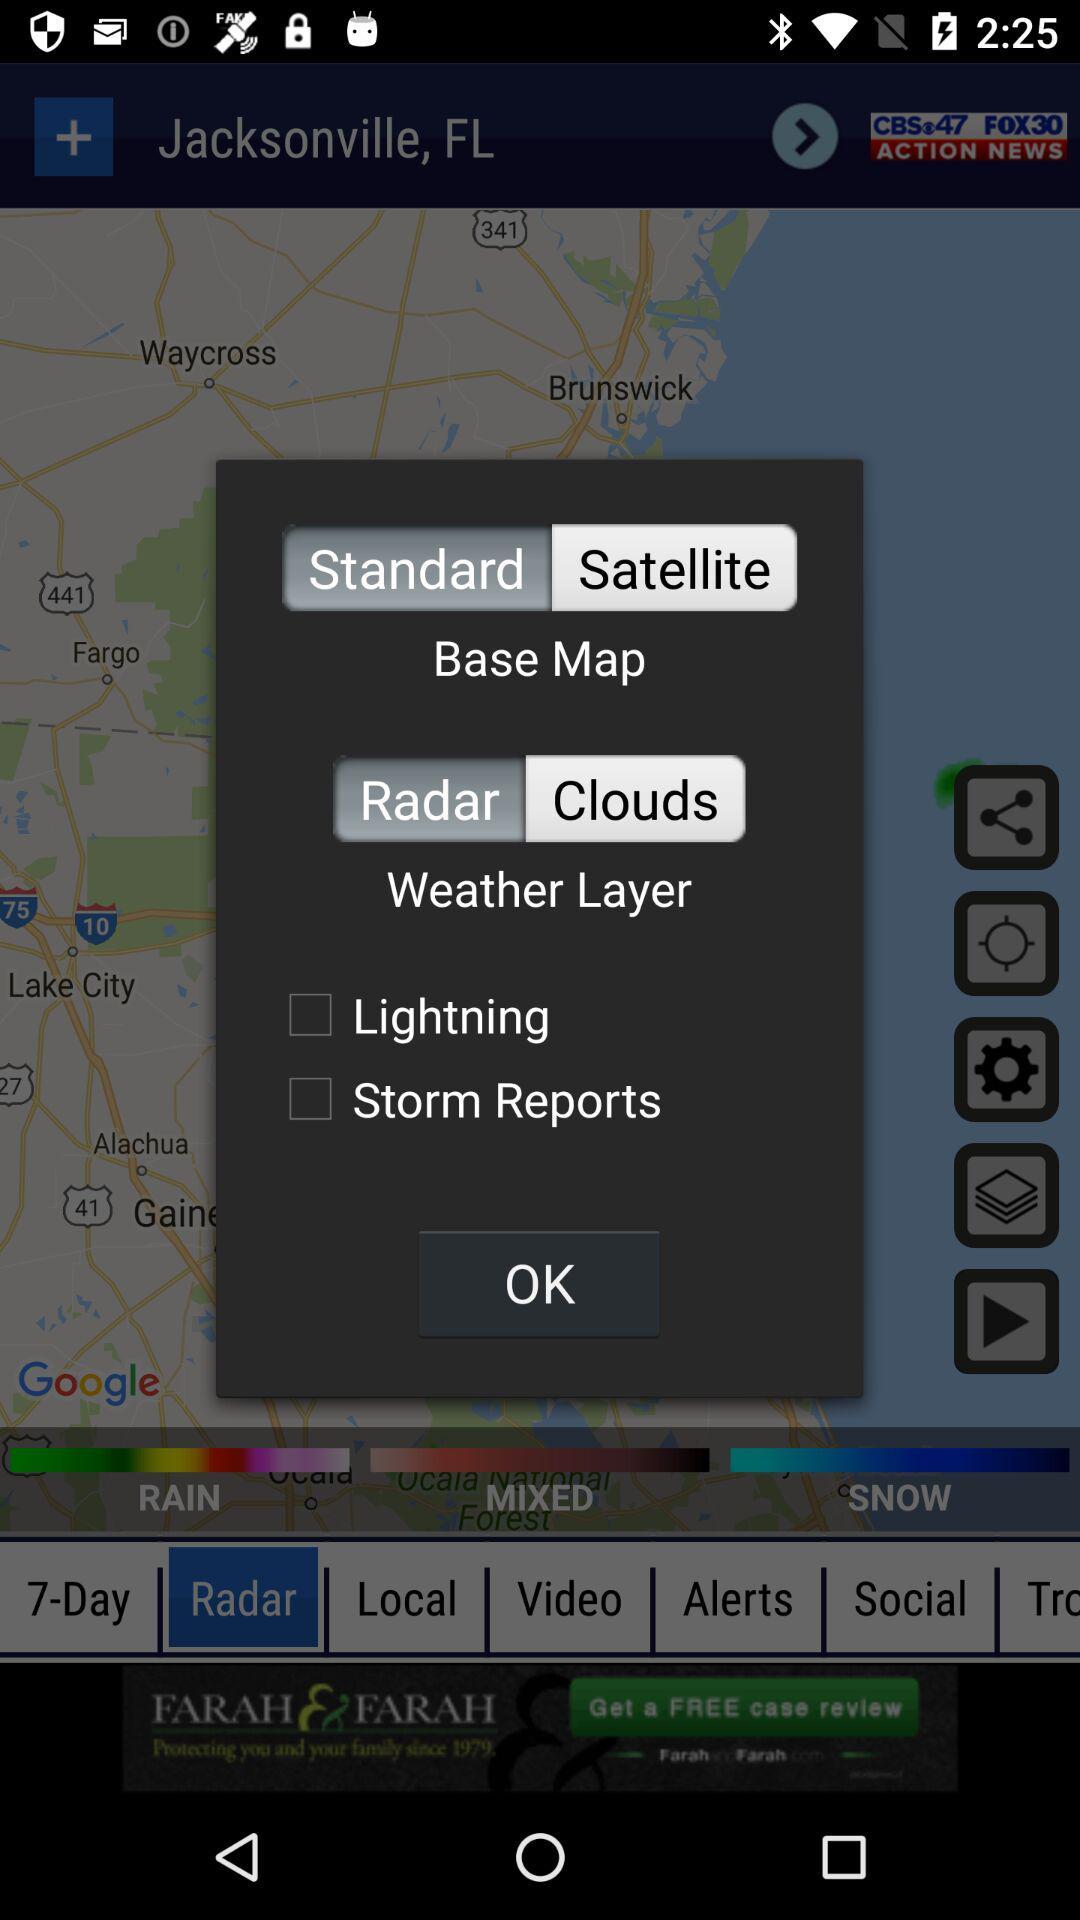  What do you see at coordinates (408, 1014) in the screenshot?
I see `the icon above storm reports icon` at bounding box center [408, 1014].